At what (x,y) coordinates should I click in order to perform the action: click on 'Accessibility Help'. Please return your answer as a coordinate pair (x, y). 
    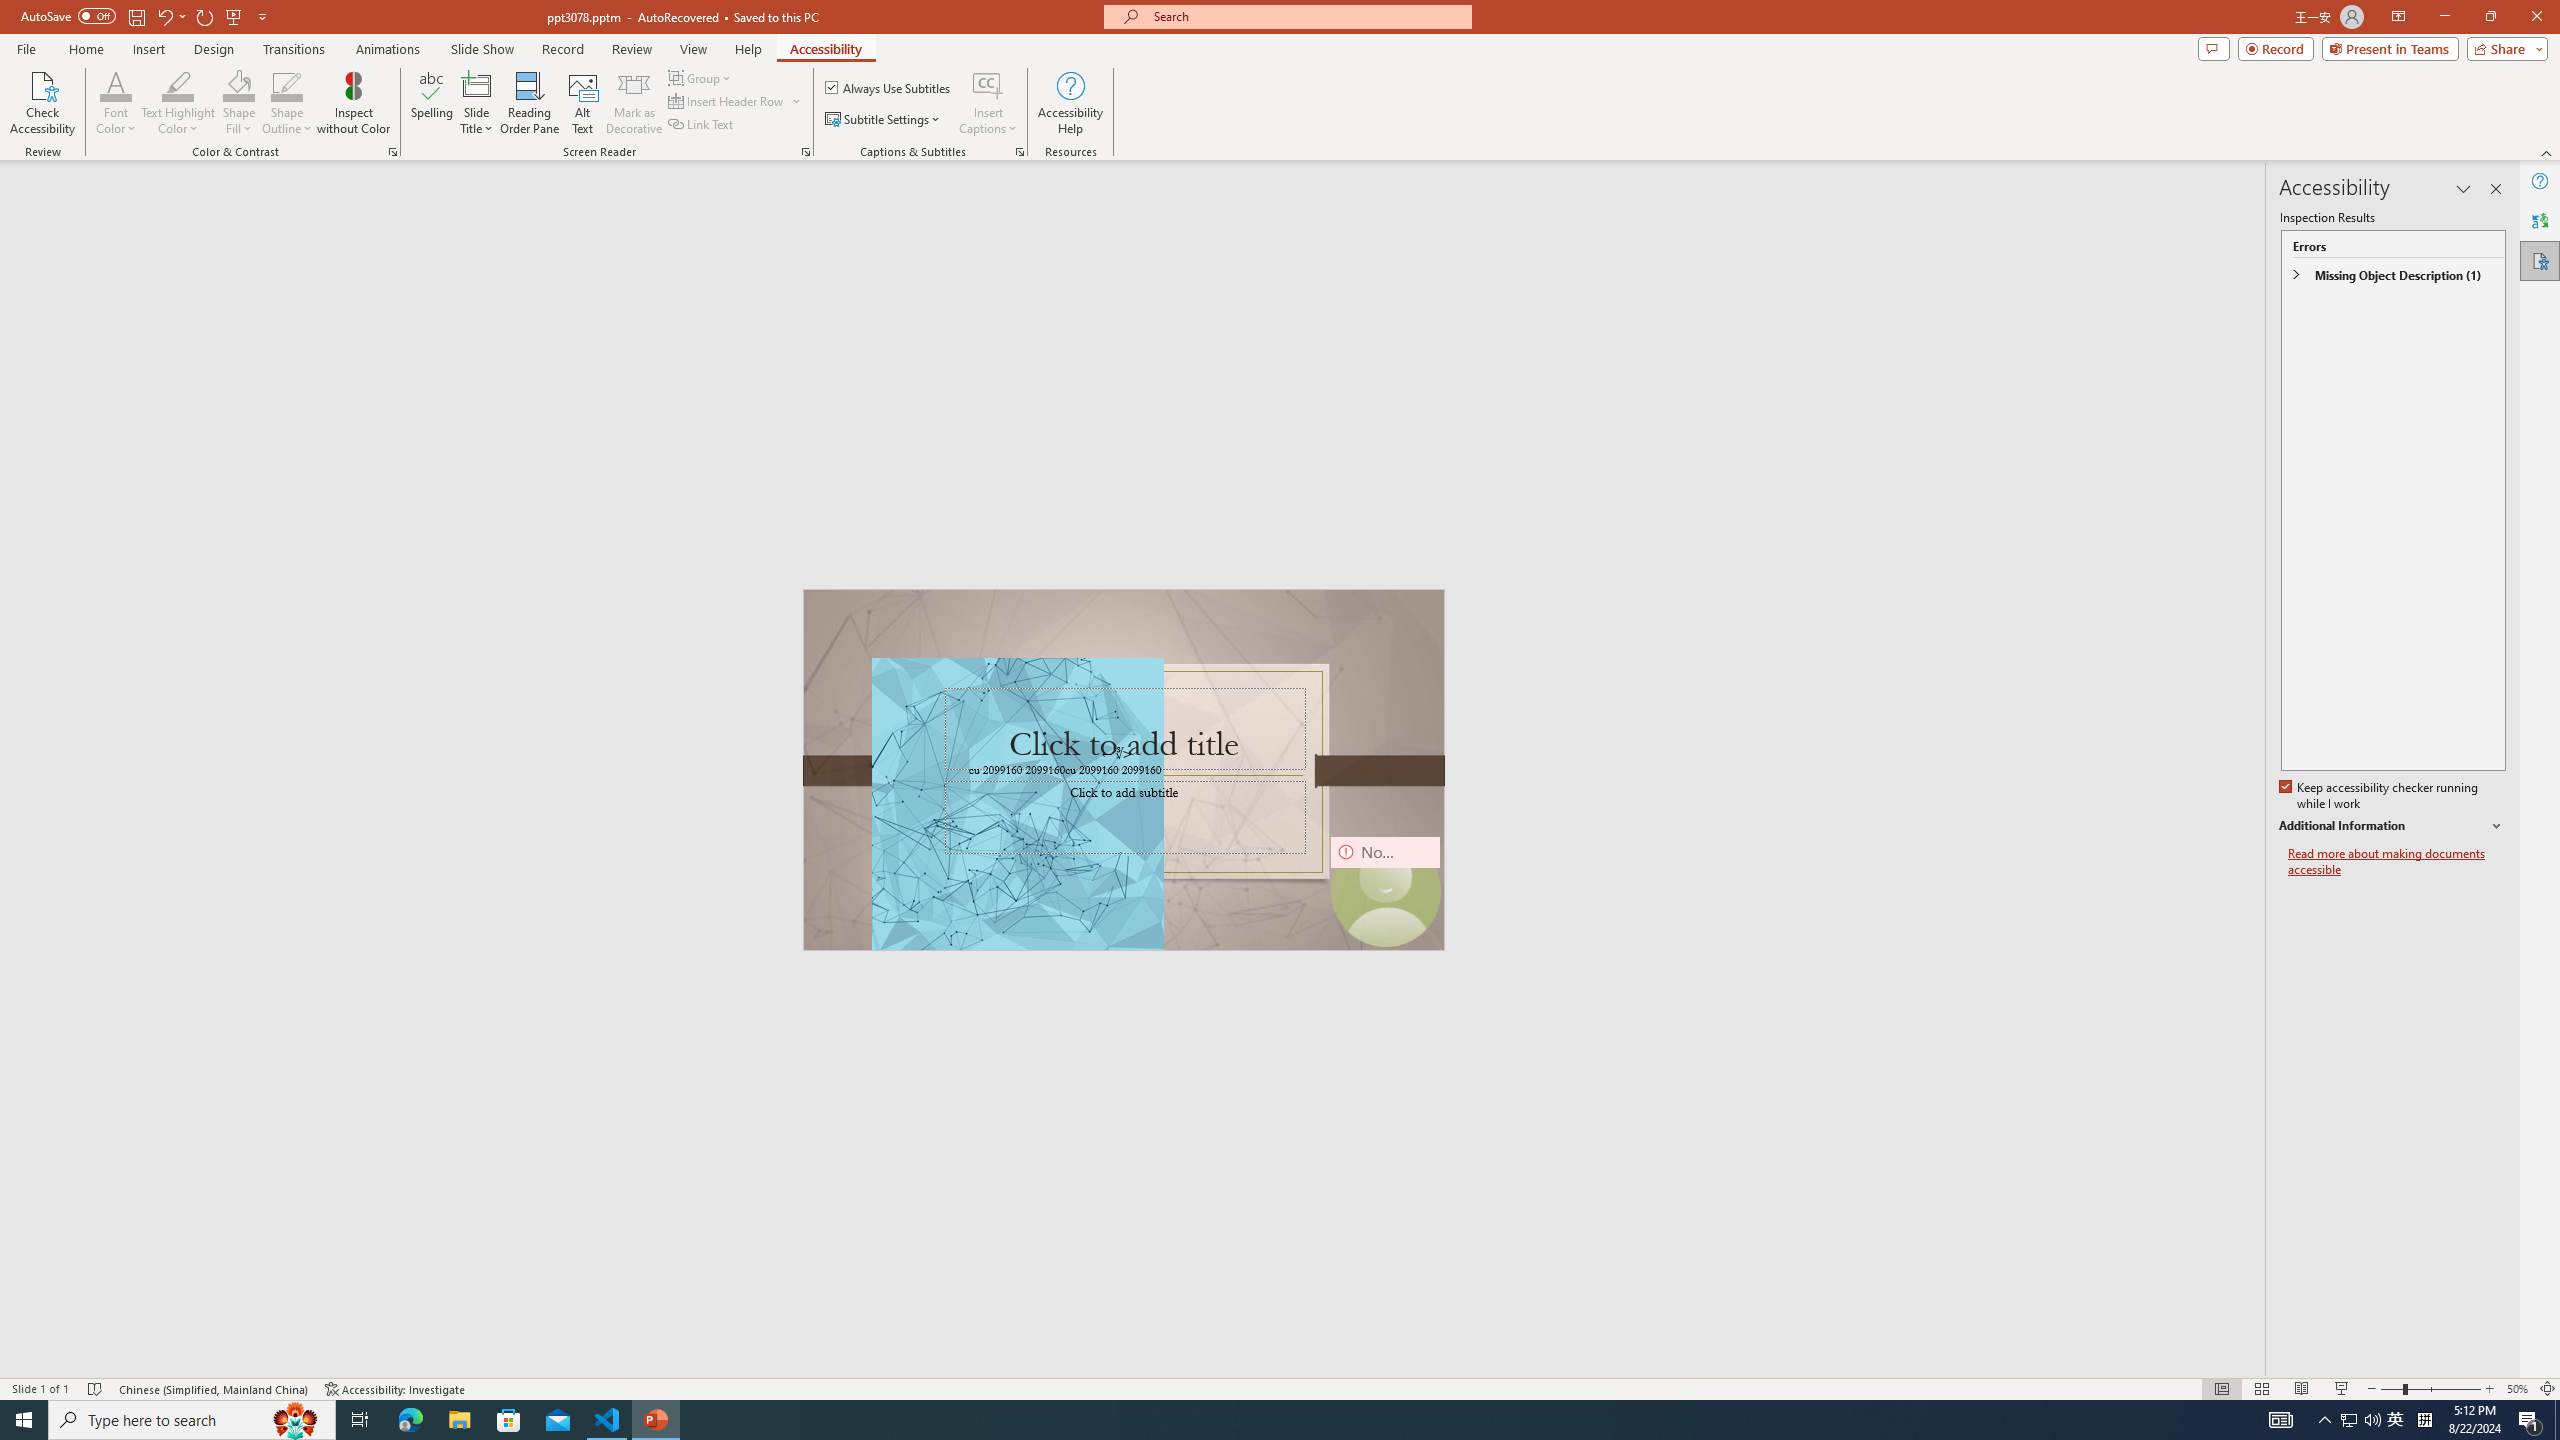
    Looking at the image, I should click on (1071, 103).